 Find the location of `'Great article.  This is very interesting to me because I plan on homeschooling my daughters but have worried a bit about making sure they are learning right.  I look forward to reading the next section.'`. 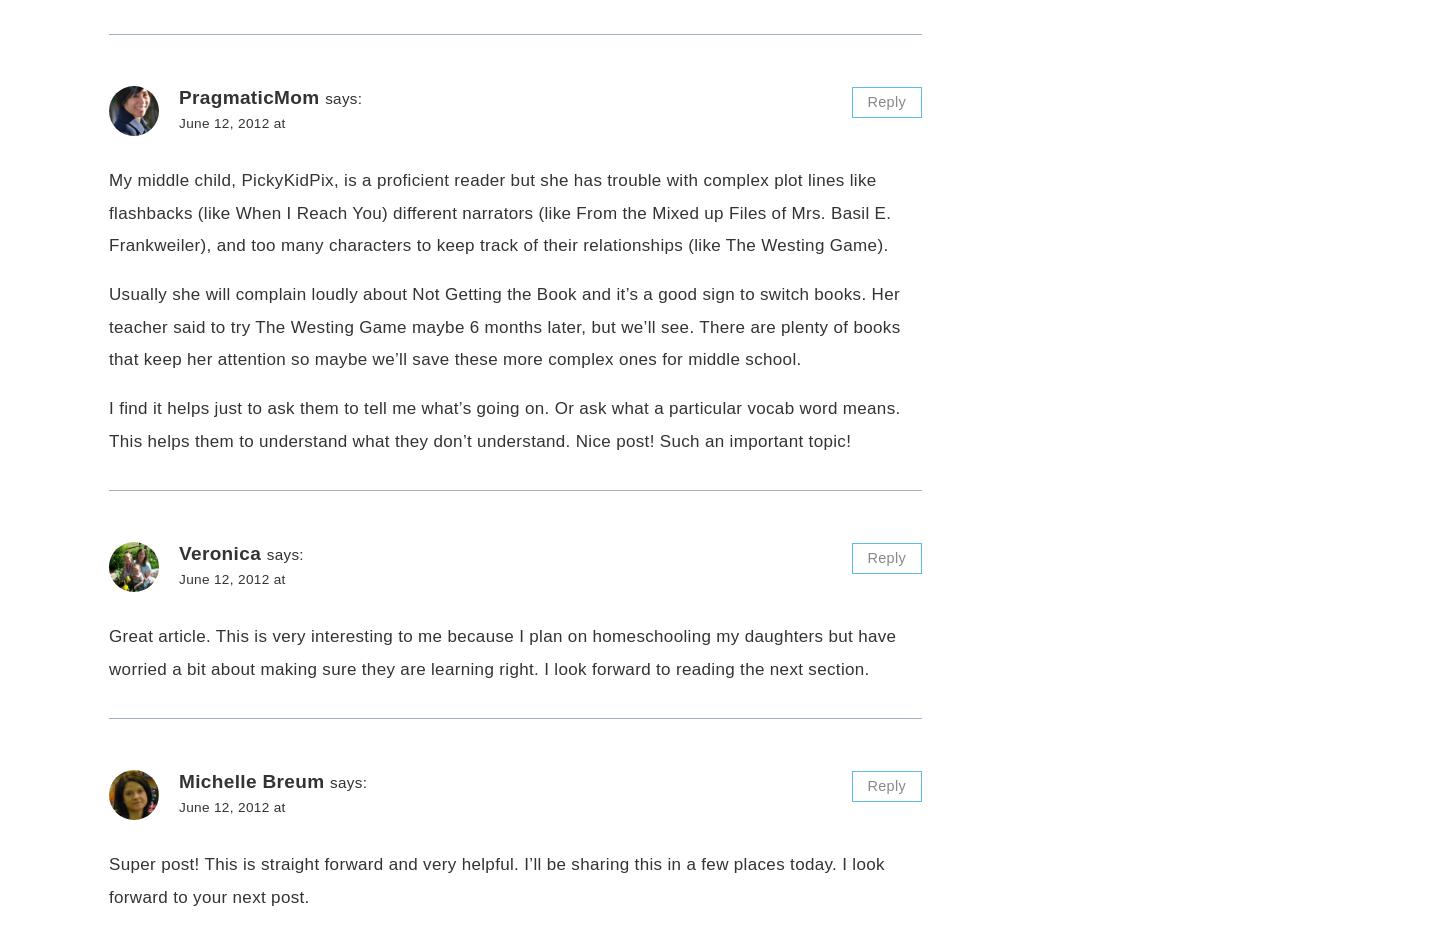

'Great article.  This is very interesting to me because I plan on homeschooling my daughters but have worried a bit about making sure they are learning right.  I look forward to reading the next section.' is located at coordinates (502, 652).